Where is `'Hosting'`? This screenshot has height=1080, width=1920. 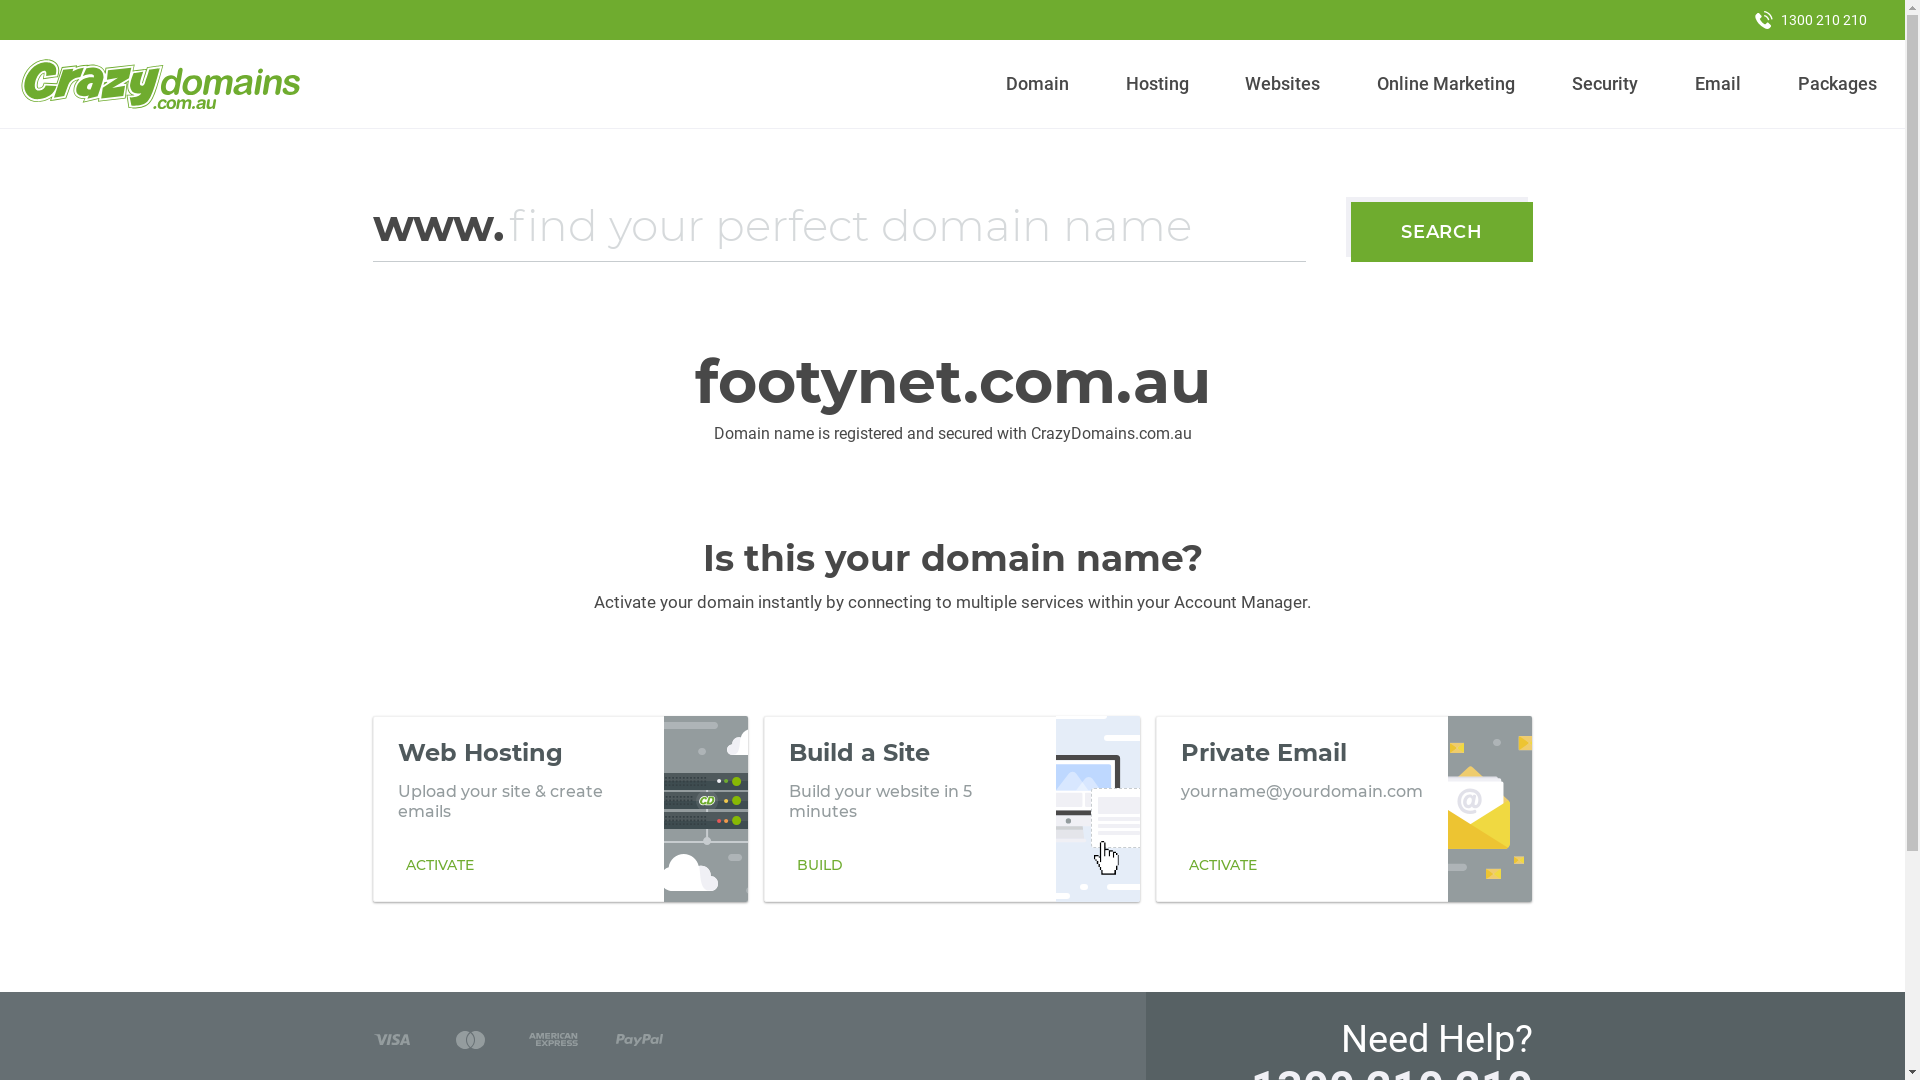
'Hosting' is located at coordinates (1116, 83).